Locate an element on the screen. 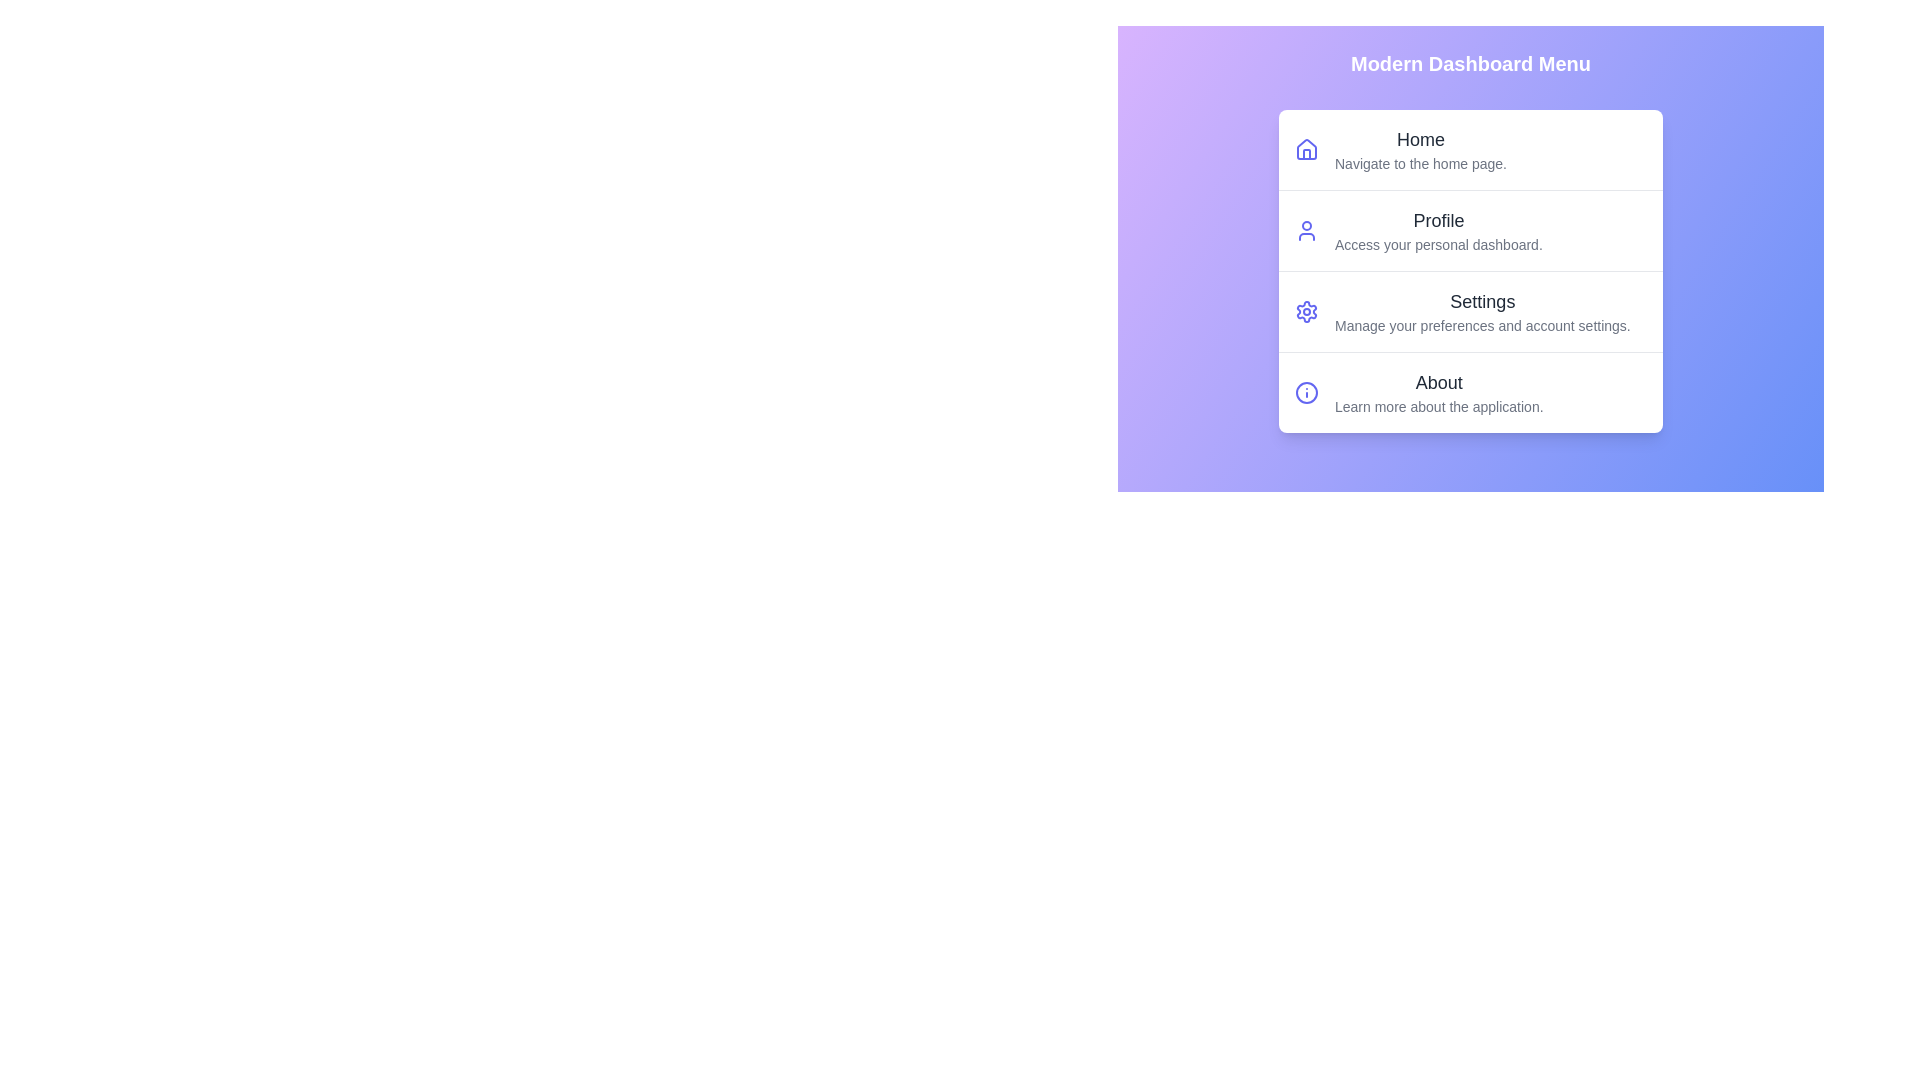  the menu item corresponding to Home is located at coordinates (1470, 149).